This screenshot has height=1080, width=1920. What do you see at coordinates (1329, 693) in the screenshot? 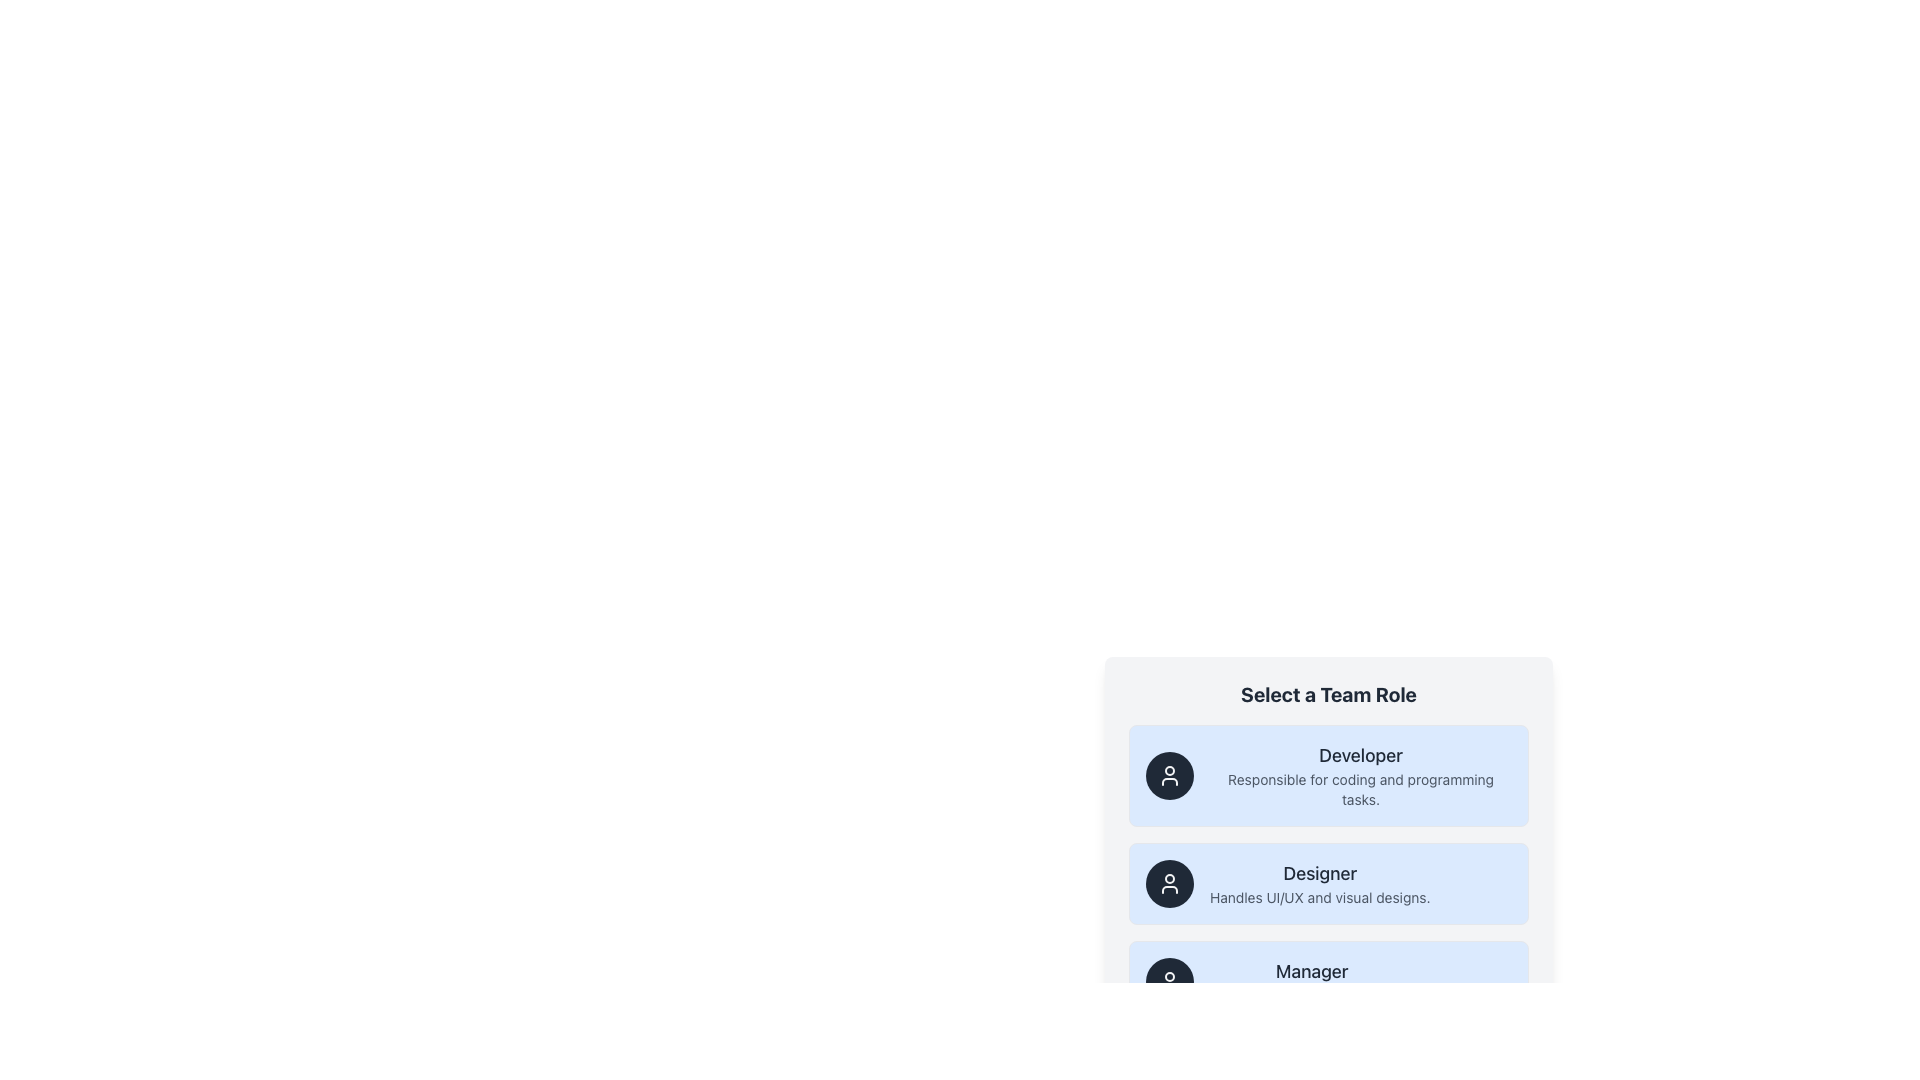
I see `the header that introduces and labels the section containing team role options, located at the top of the section with selectable roles like 'Developer', 'Designer', and 'Manager'` at bounding box center [1329, 693].